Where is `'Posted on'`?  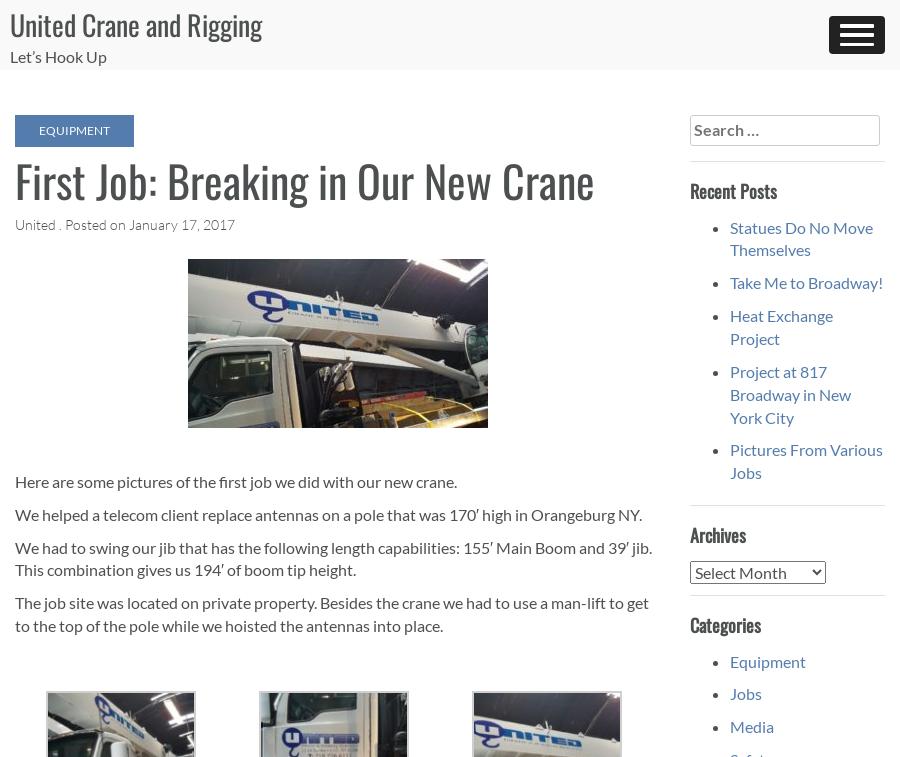
'Posted on' is located at coordinates (96, 223).